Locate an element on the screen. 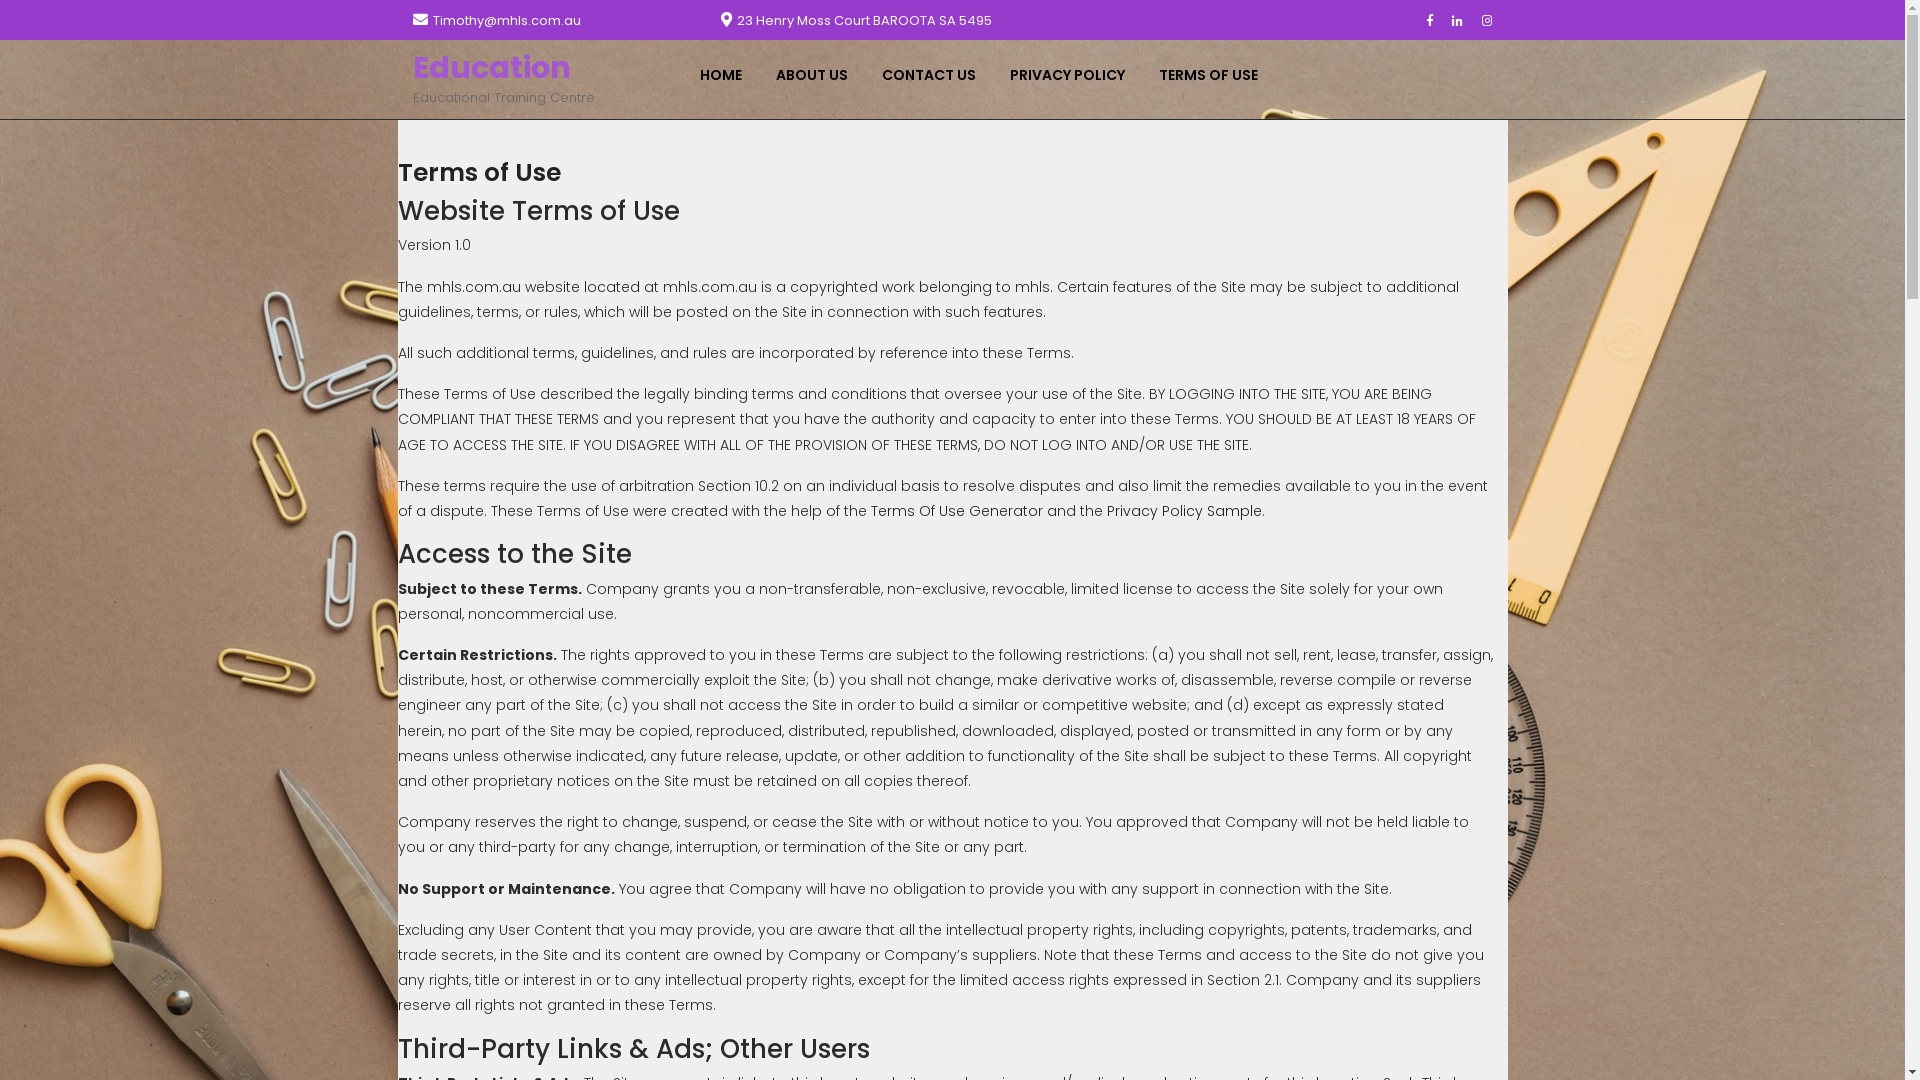 This screenshot has width=1920, height=1080. 'Education' is located at coordinates (490, 67).